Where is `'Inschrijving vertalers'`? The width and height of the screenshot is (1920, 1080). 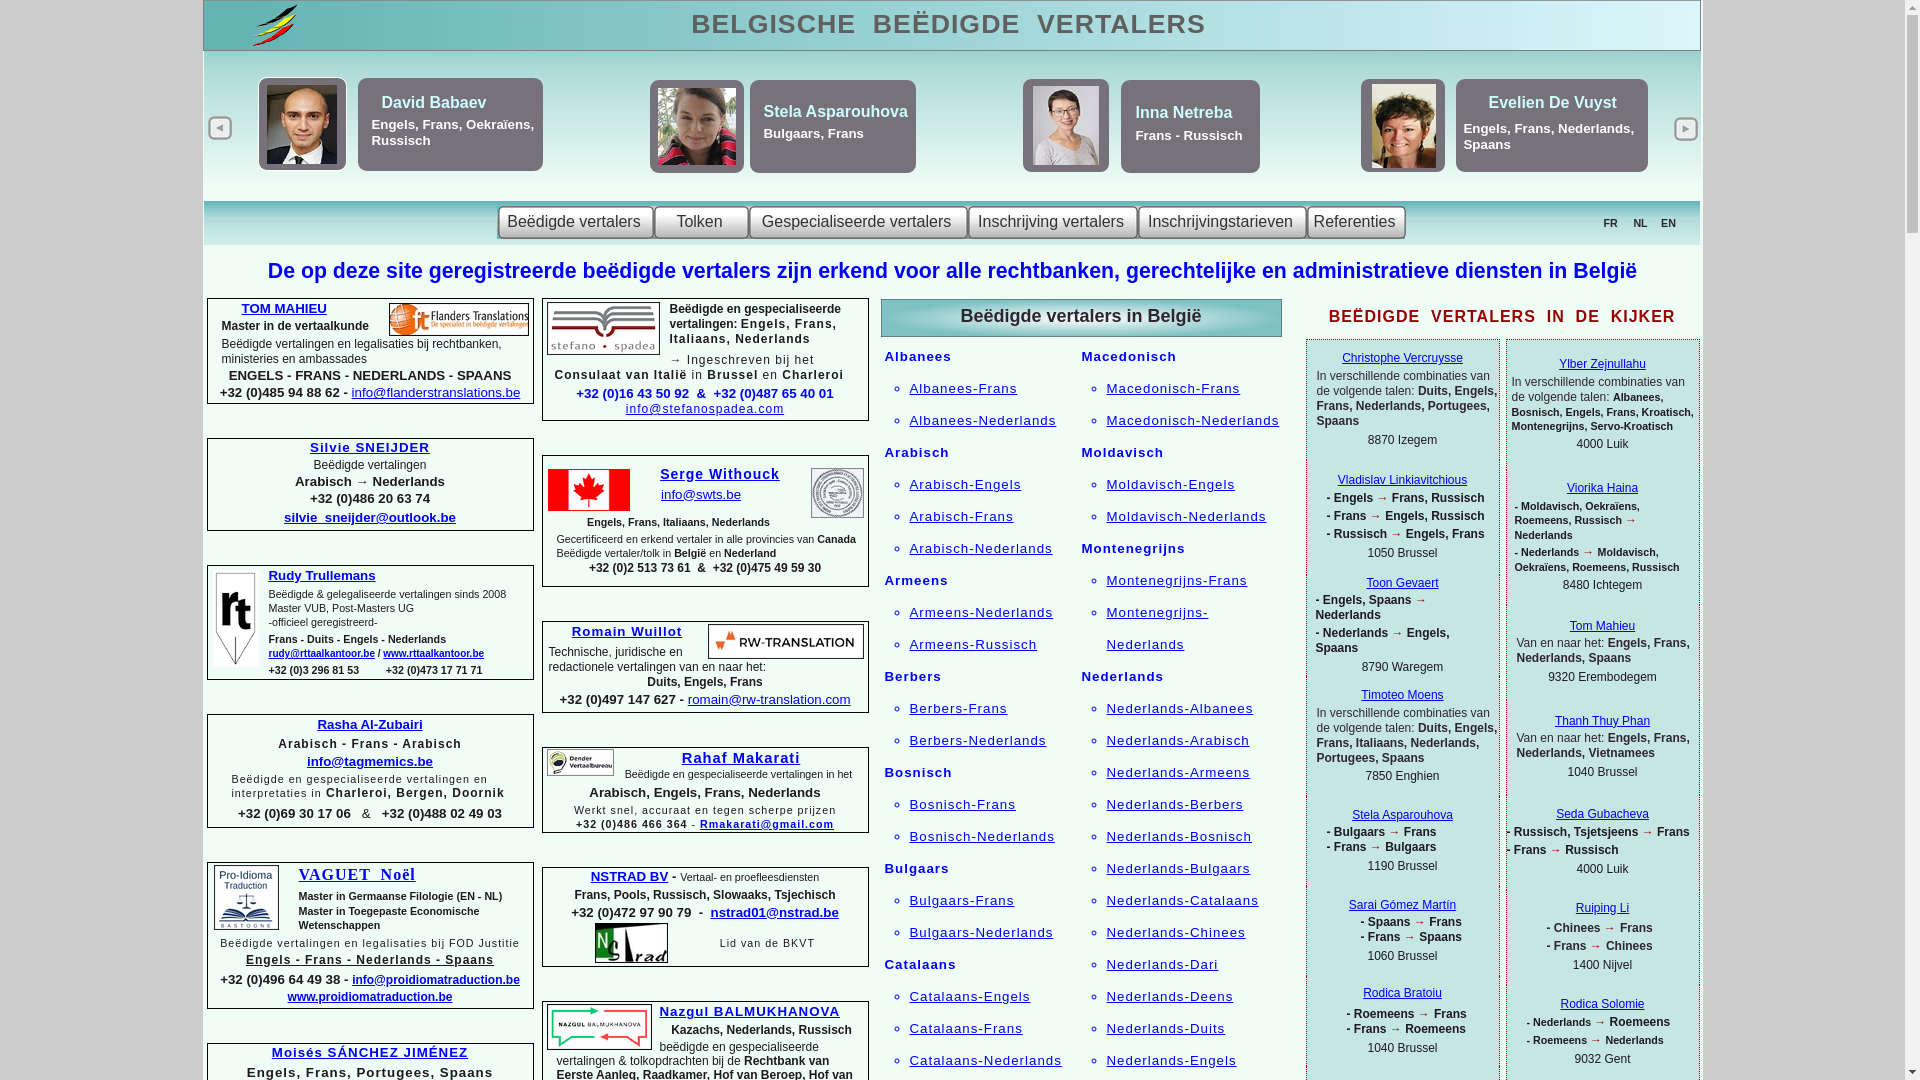
'Inschrijving vertalers' is located at coordinates (1051, 222).